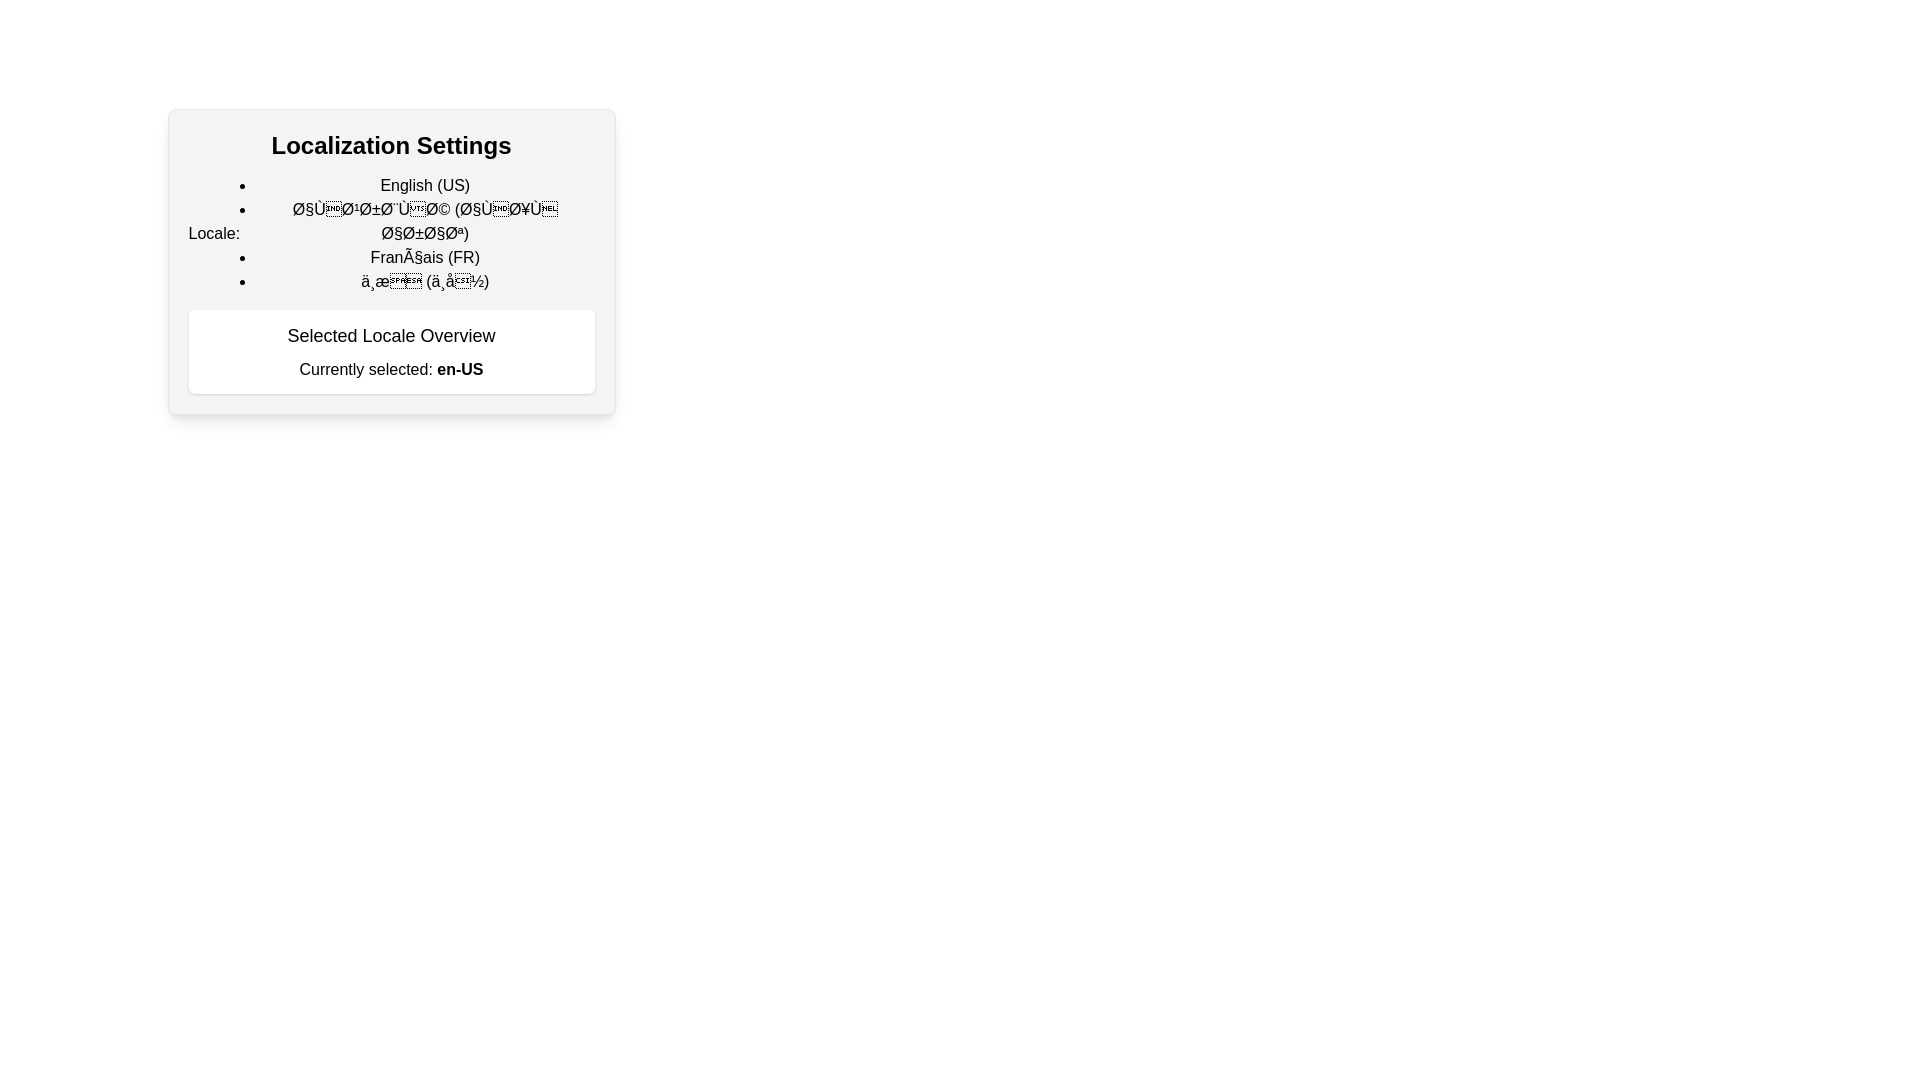 This screenshot has height=1080, width=1920. Describe the element at coordinates (424, 222) in the screenshot. I see `the Arabic text item in the bullet list under 'Localization Settings' that is styled to change color to blue when hovered over` at that location.